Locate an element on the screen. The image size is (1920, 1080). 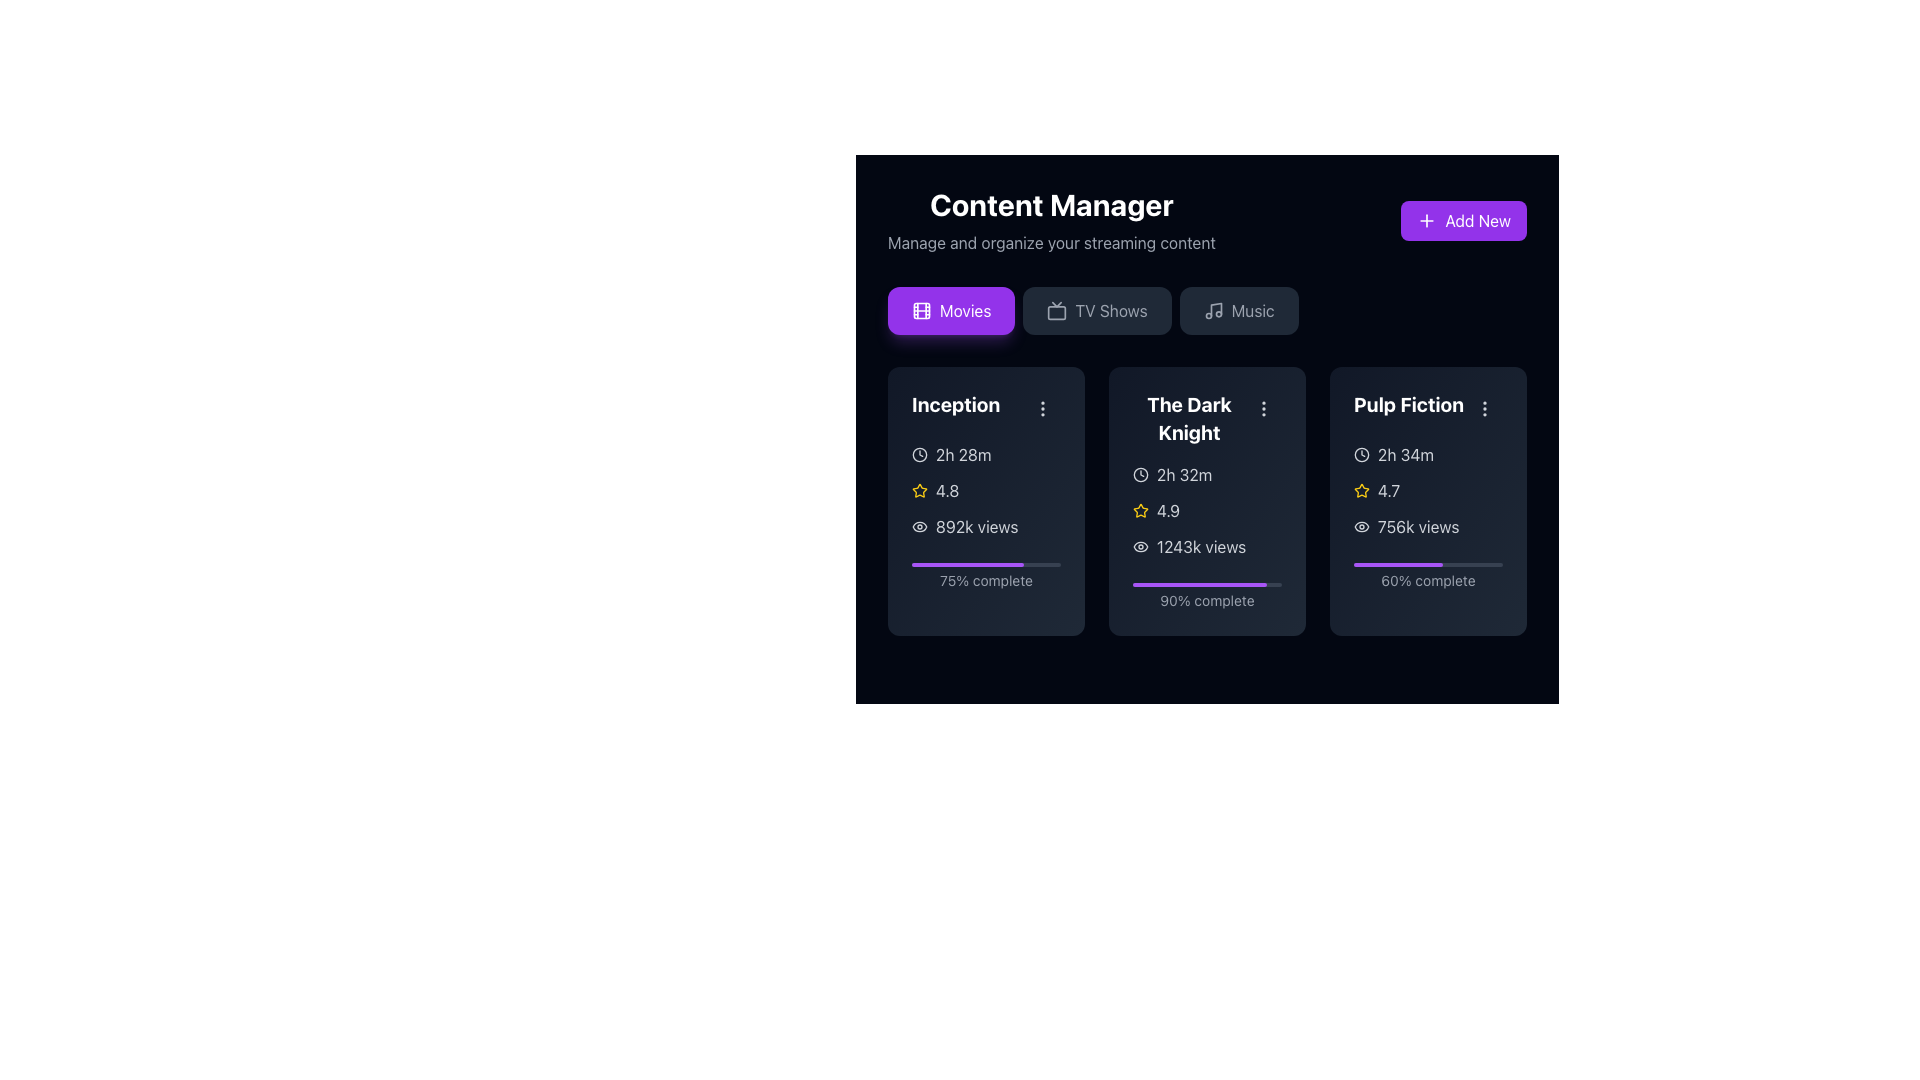
the text label displaying '756k views' located in the third column of the movie 'Pulp Fiction' content card, positioned below the star rating and eye icon is located at coordinates (1417, 526).